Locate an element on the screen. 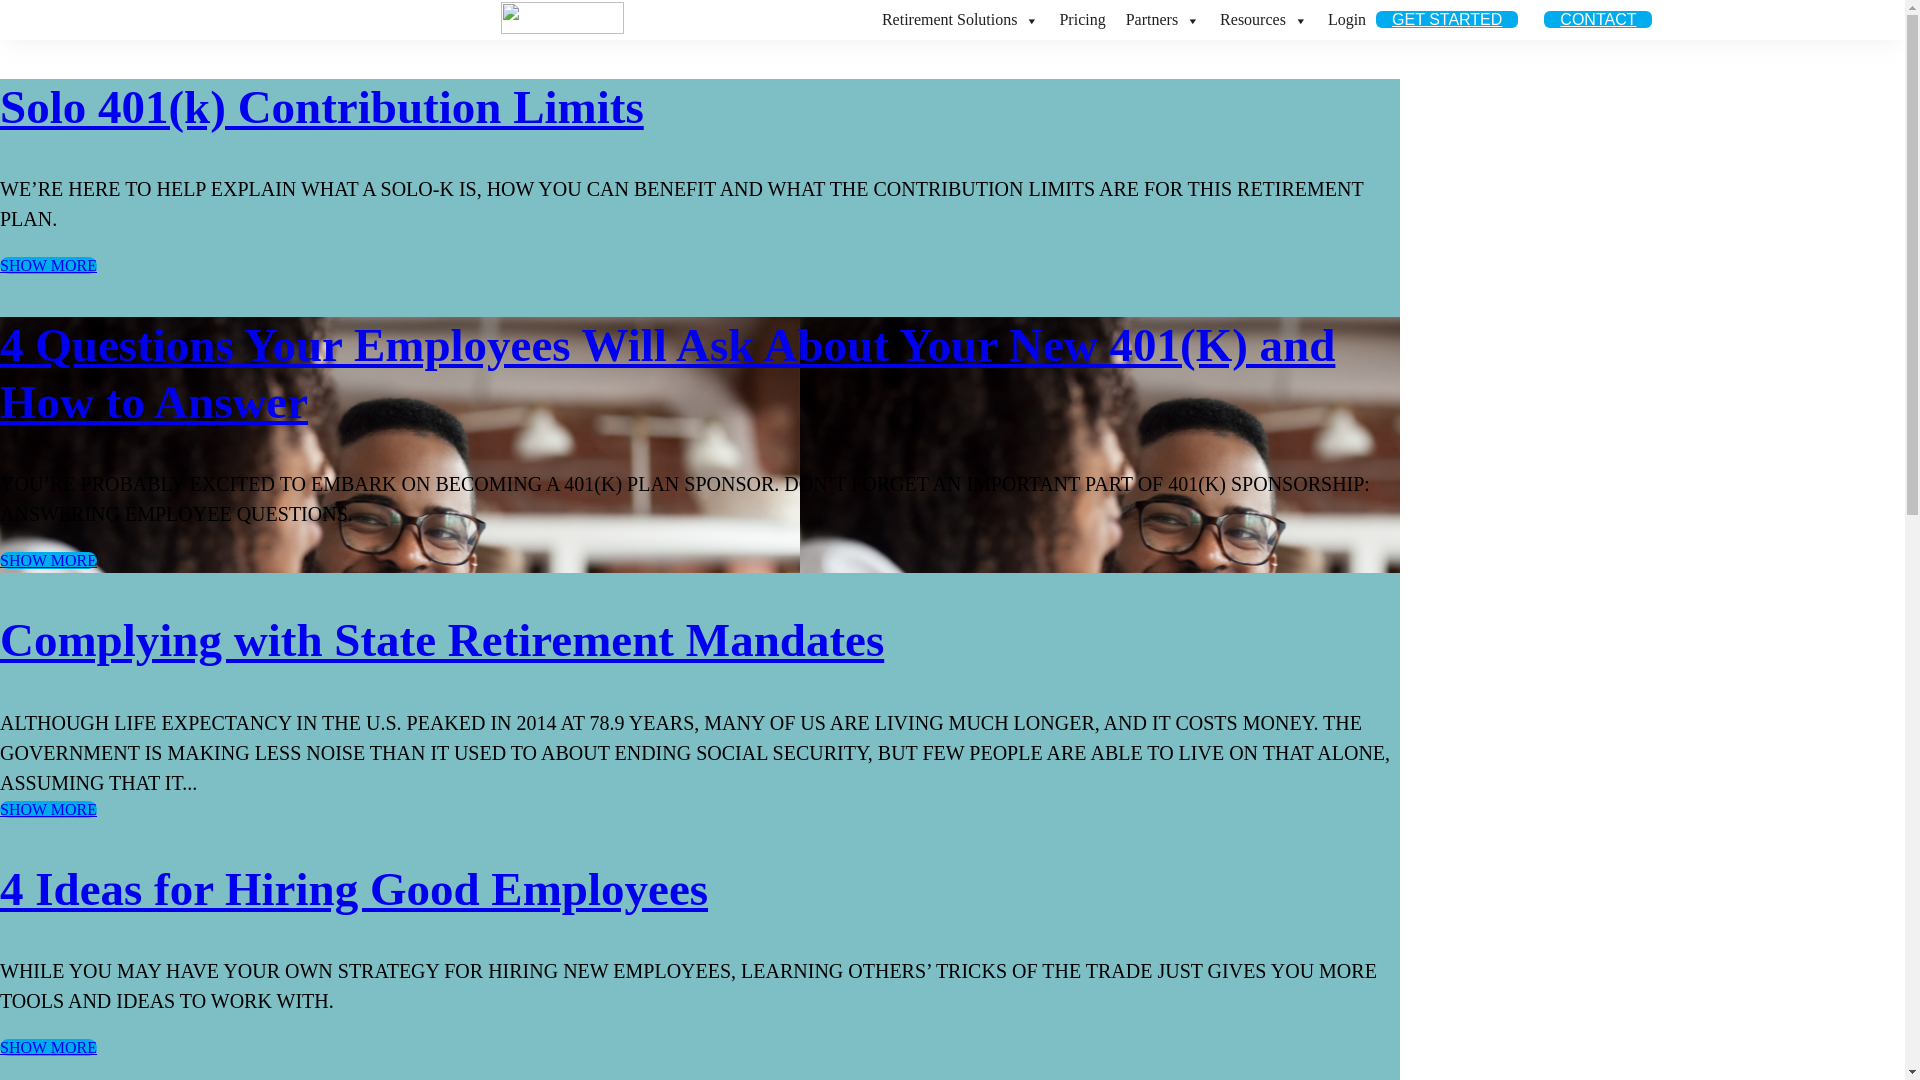  'SHOW MORE' is located at coordinates (48, 1046).